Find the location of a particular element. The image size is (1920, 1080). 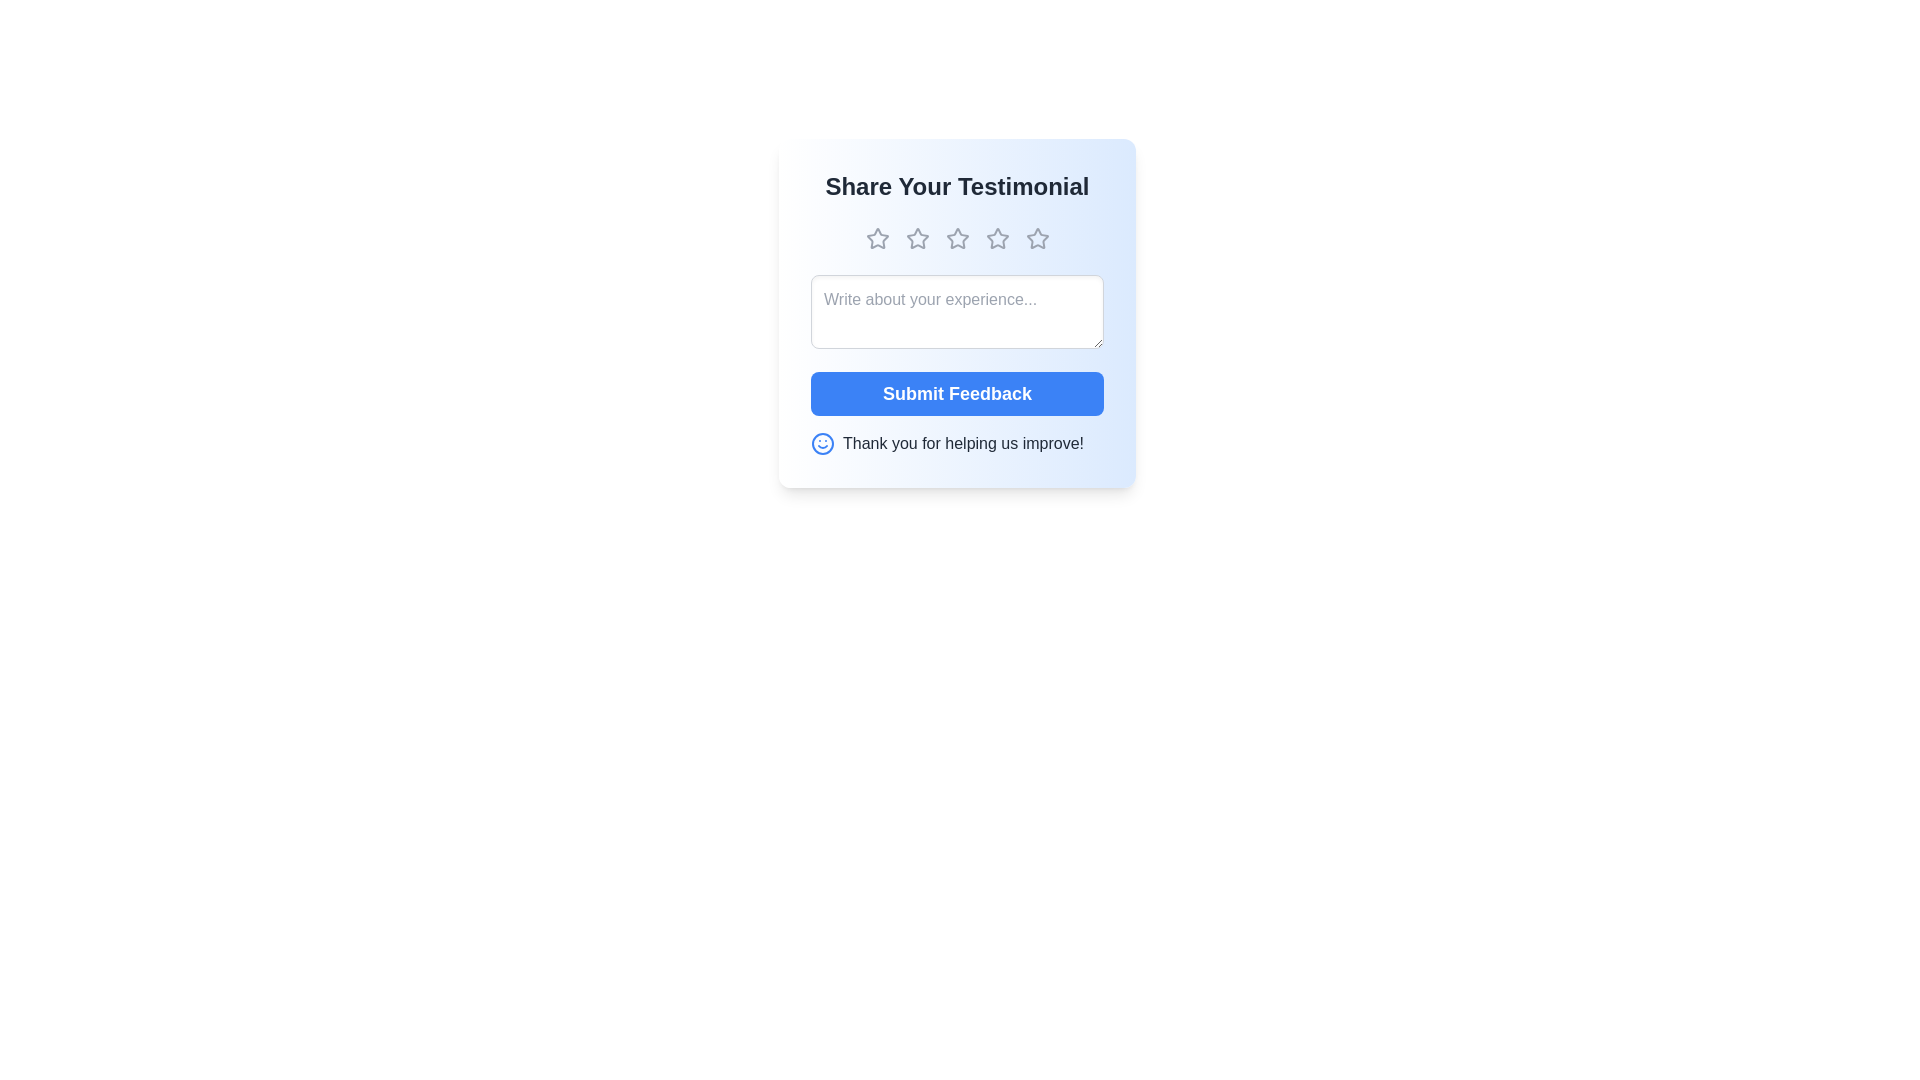

the 'Submit Feedback' button is located at coordinates (956, 393).